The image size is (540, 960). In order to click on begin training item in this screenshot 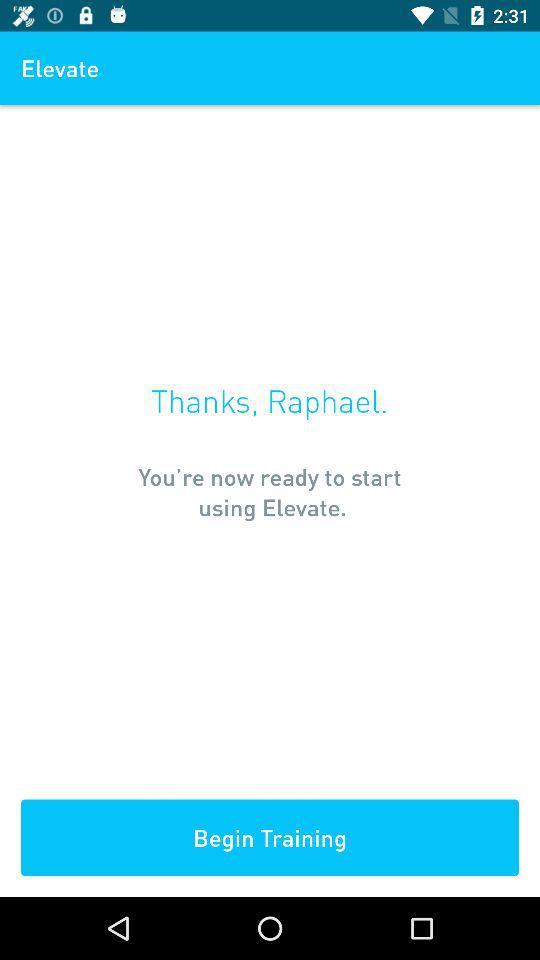, I will do `click(270, 837)`.